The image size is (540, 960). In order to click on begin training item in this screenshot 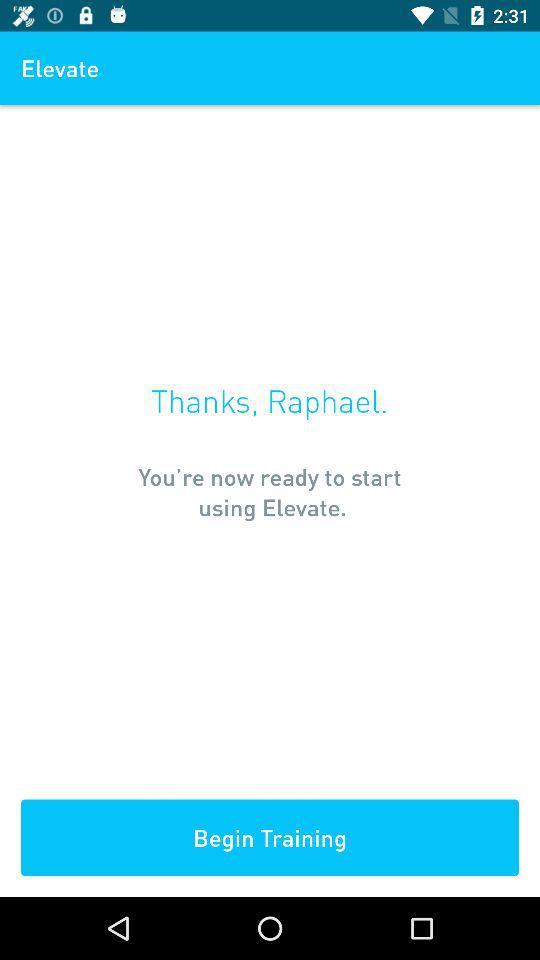, I will do `click(270, 837)`.